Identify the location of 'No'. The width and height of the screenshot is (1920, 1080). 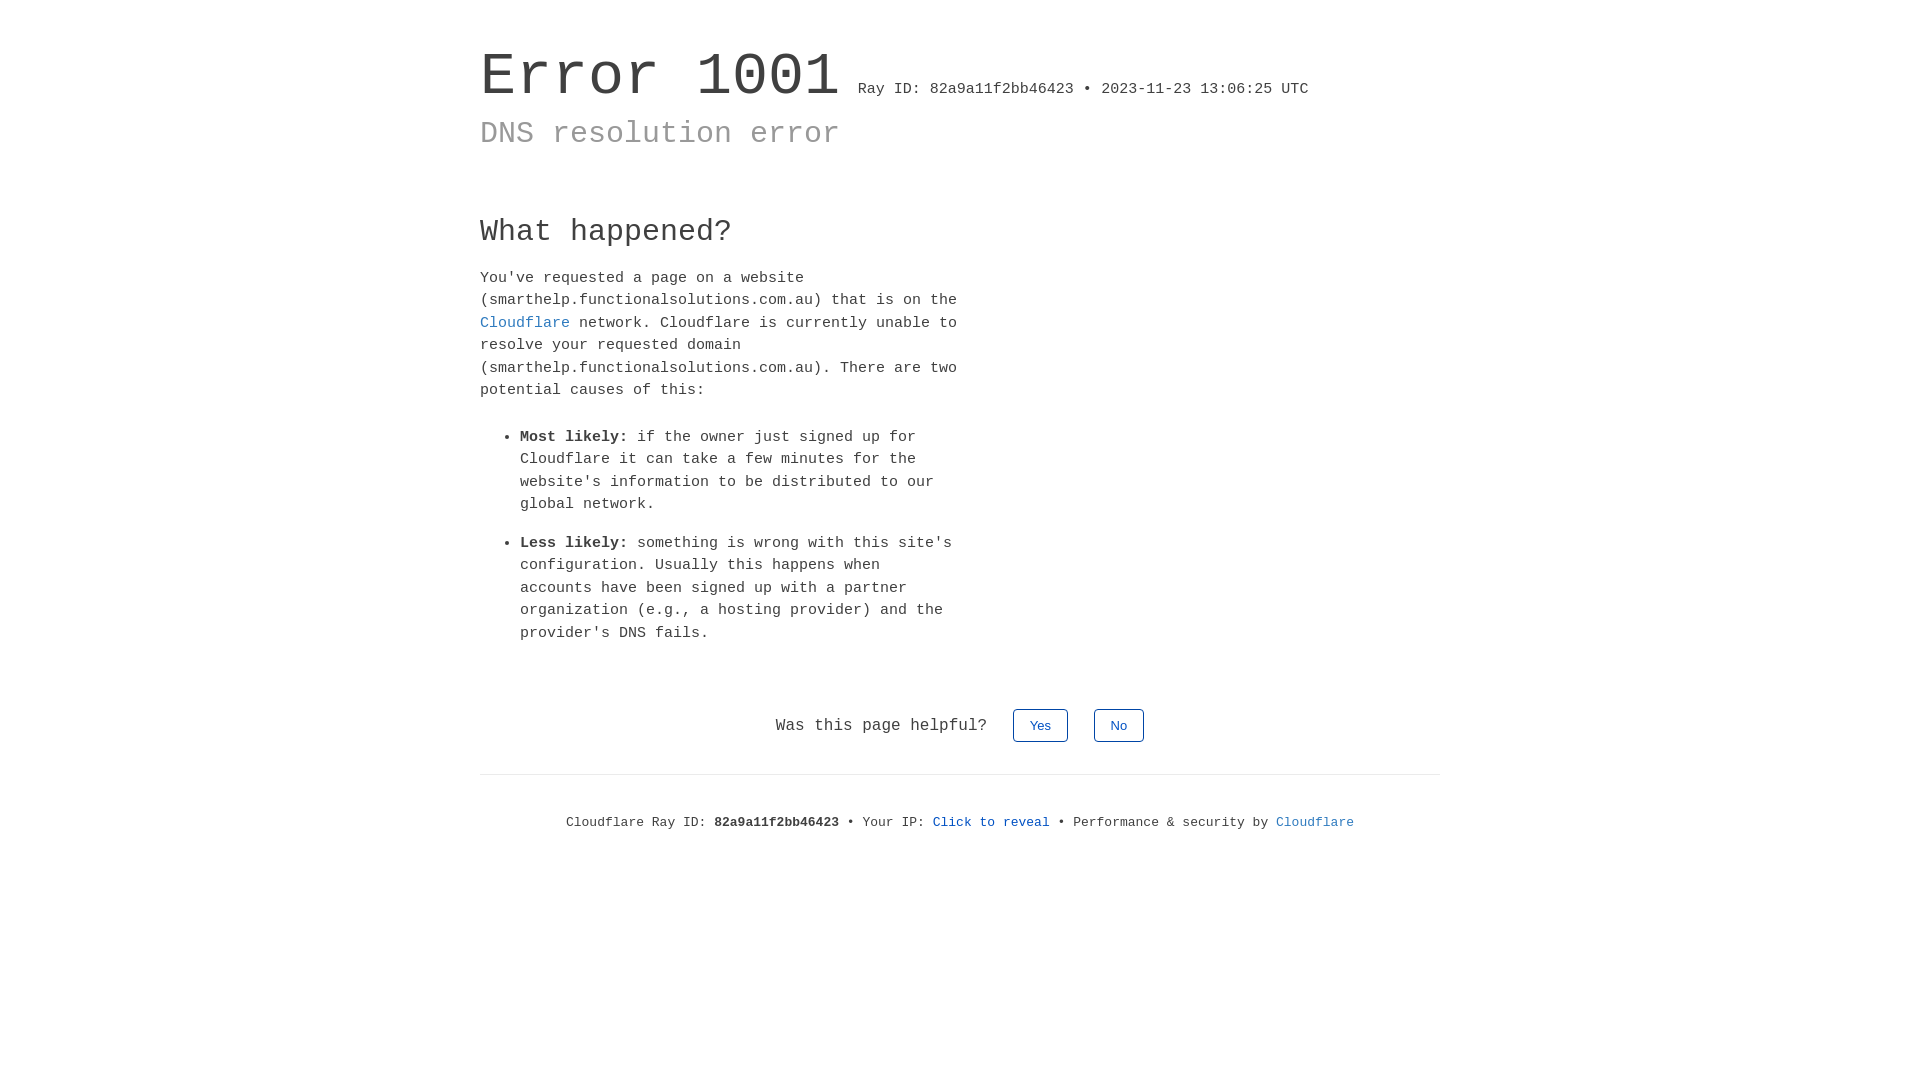
(1118, 725).